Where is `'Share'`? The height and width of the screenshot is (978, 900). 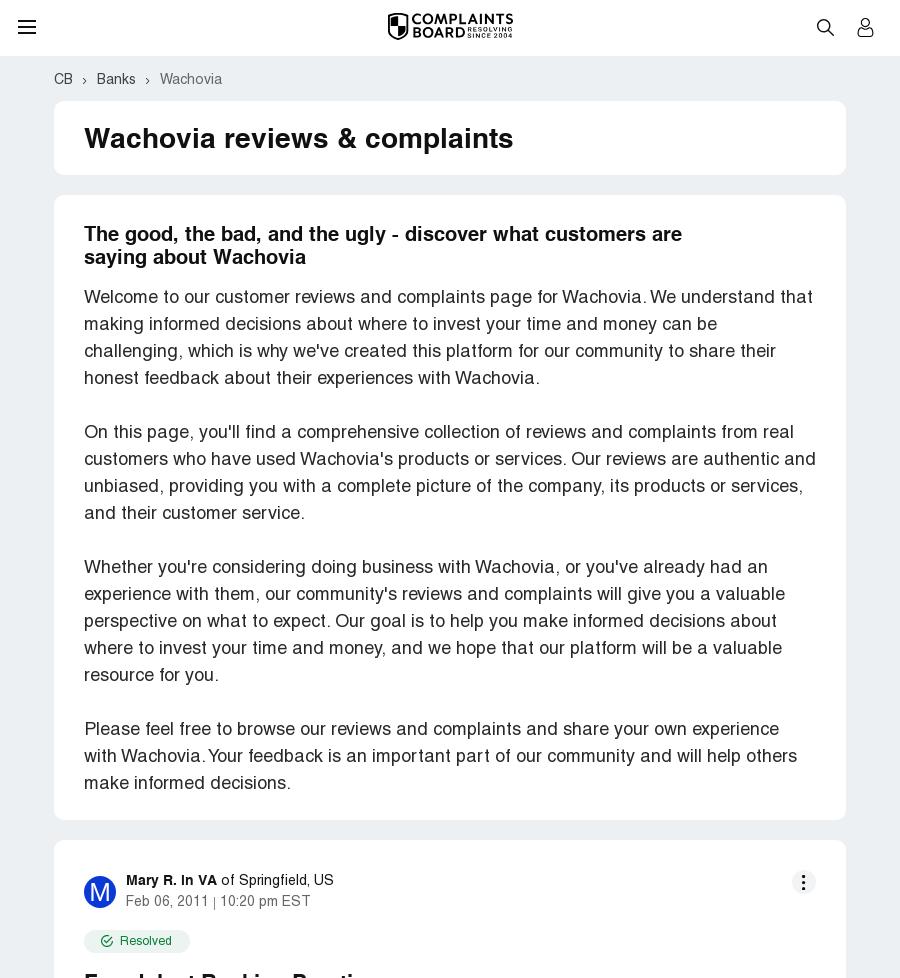 'Share' is located at coordinates (676, 275).